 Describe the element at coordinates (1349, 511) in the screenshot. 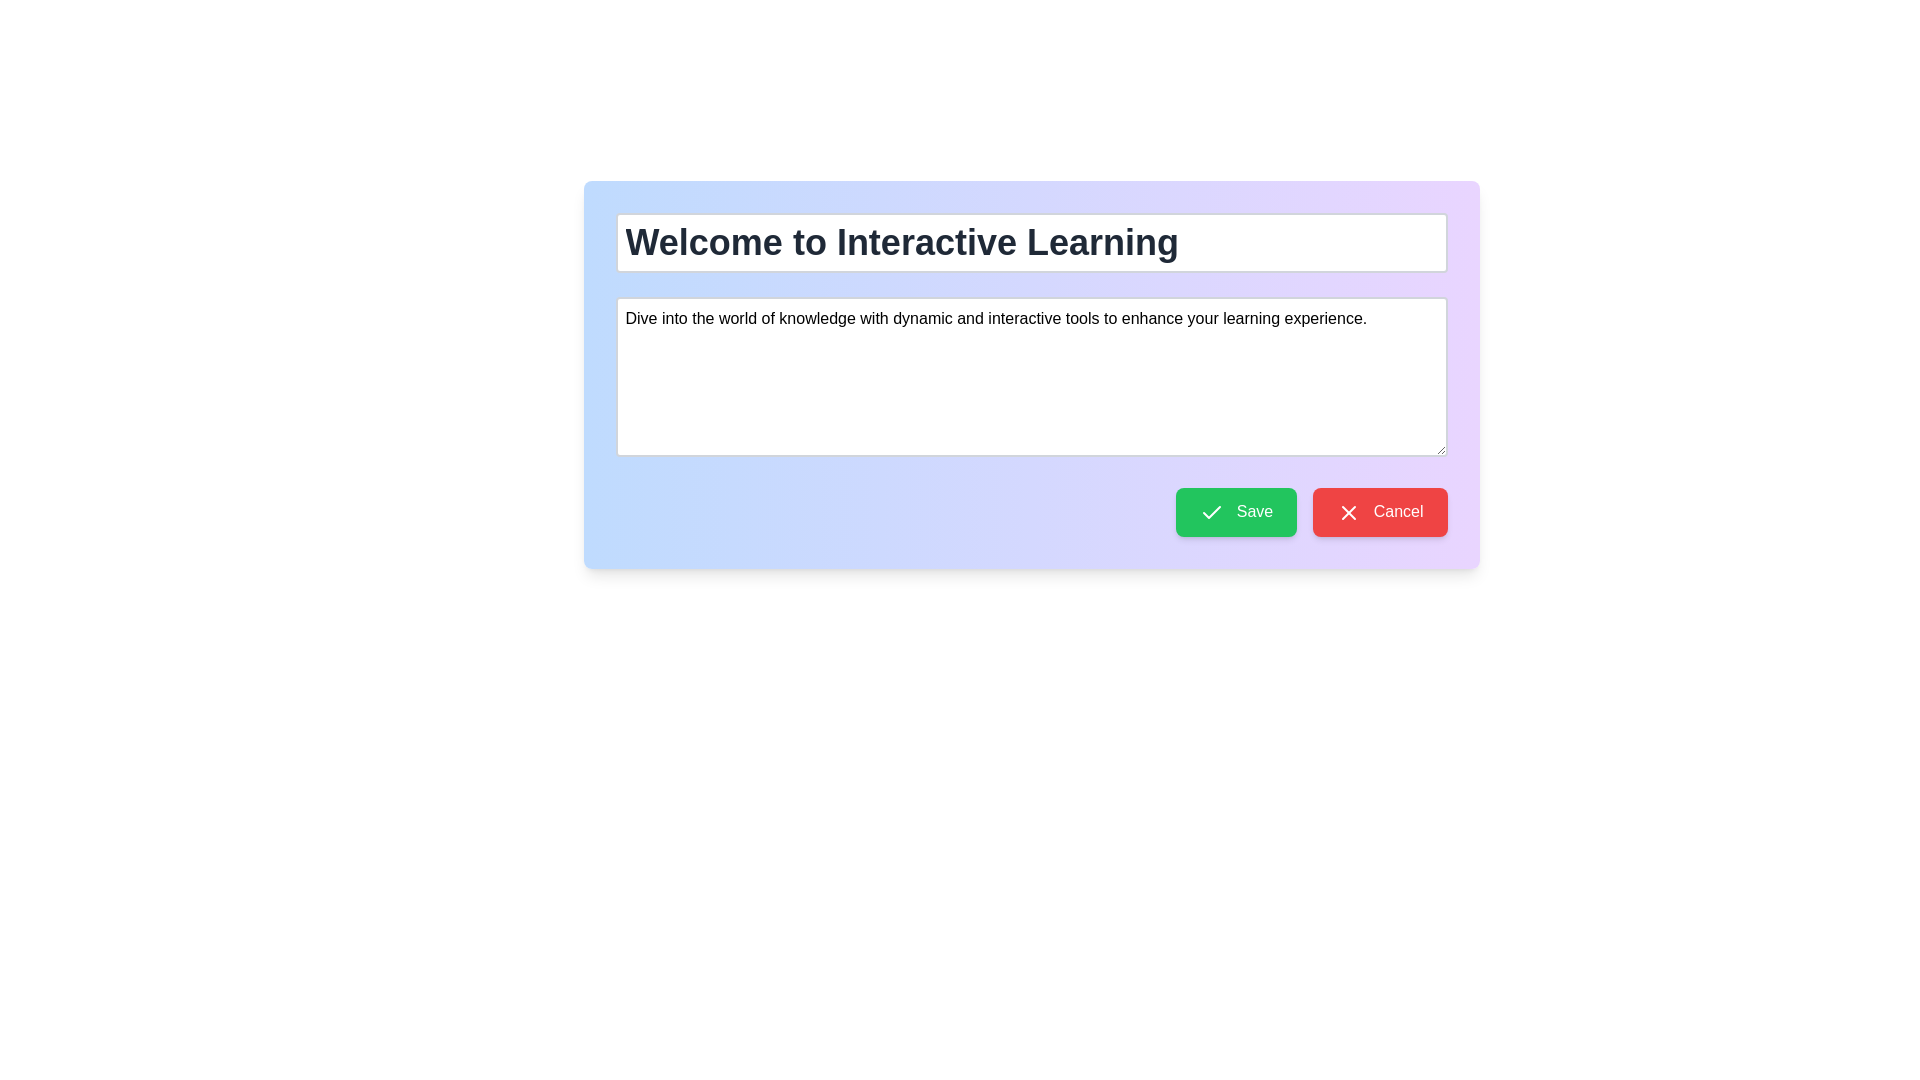

I see `the close or cancel icon located in the top-right corner of the modal dialog` at that location.